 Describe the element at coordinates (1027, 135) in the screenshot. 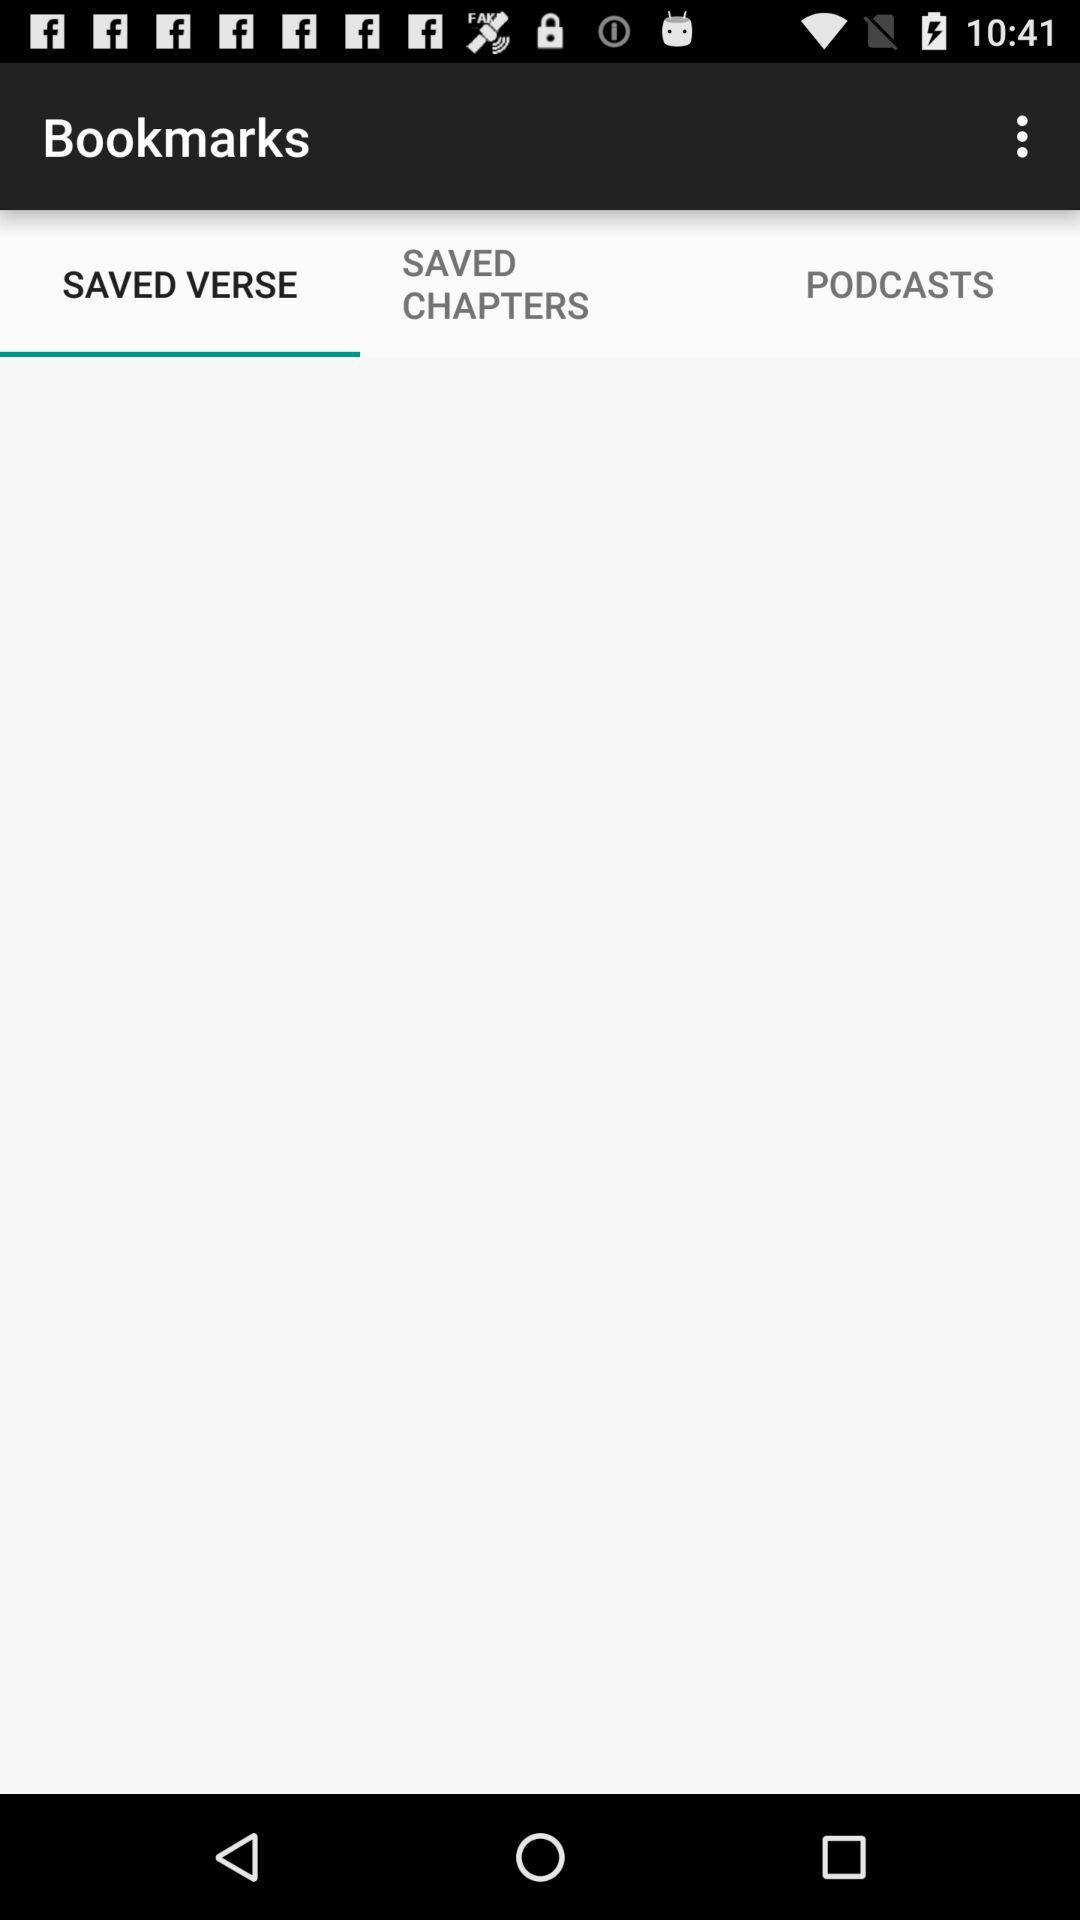

I see `icon next to saved chapters` at that location.